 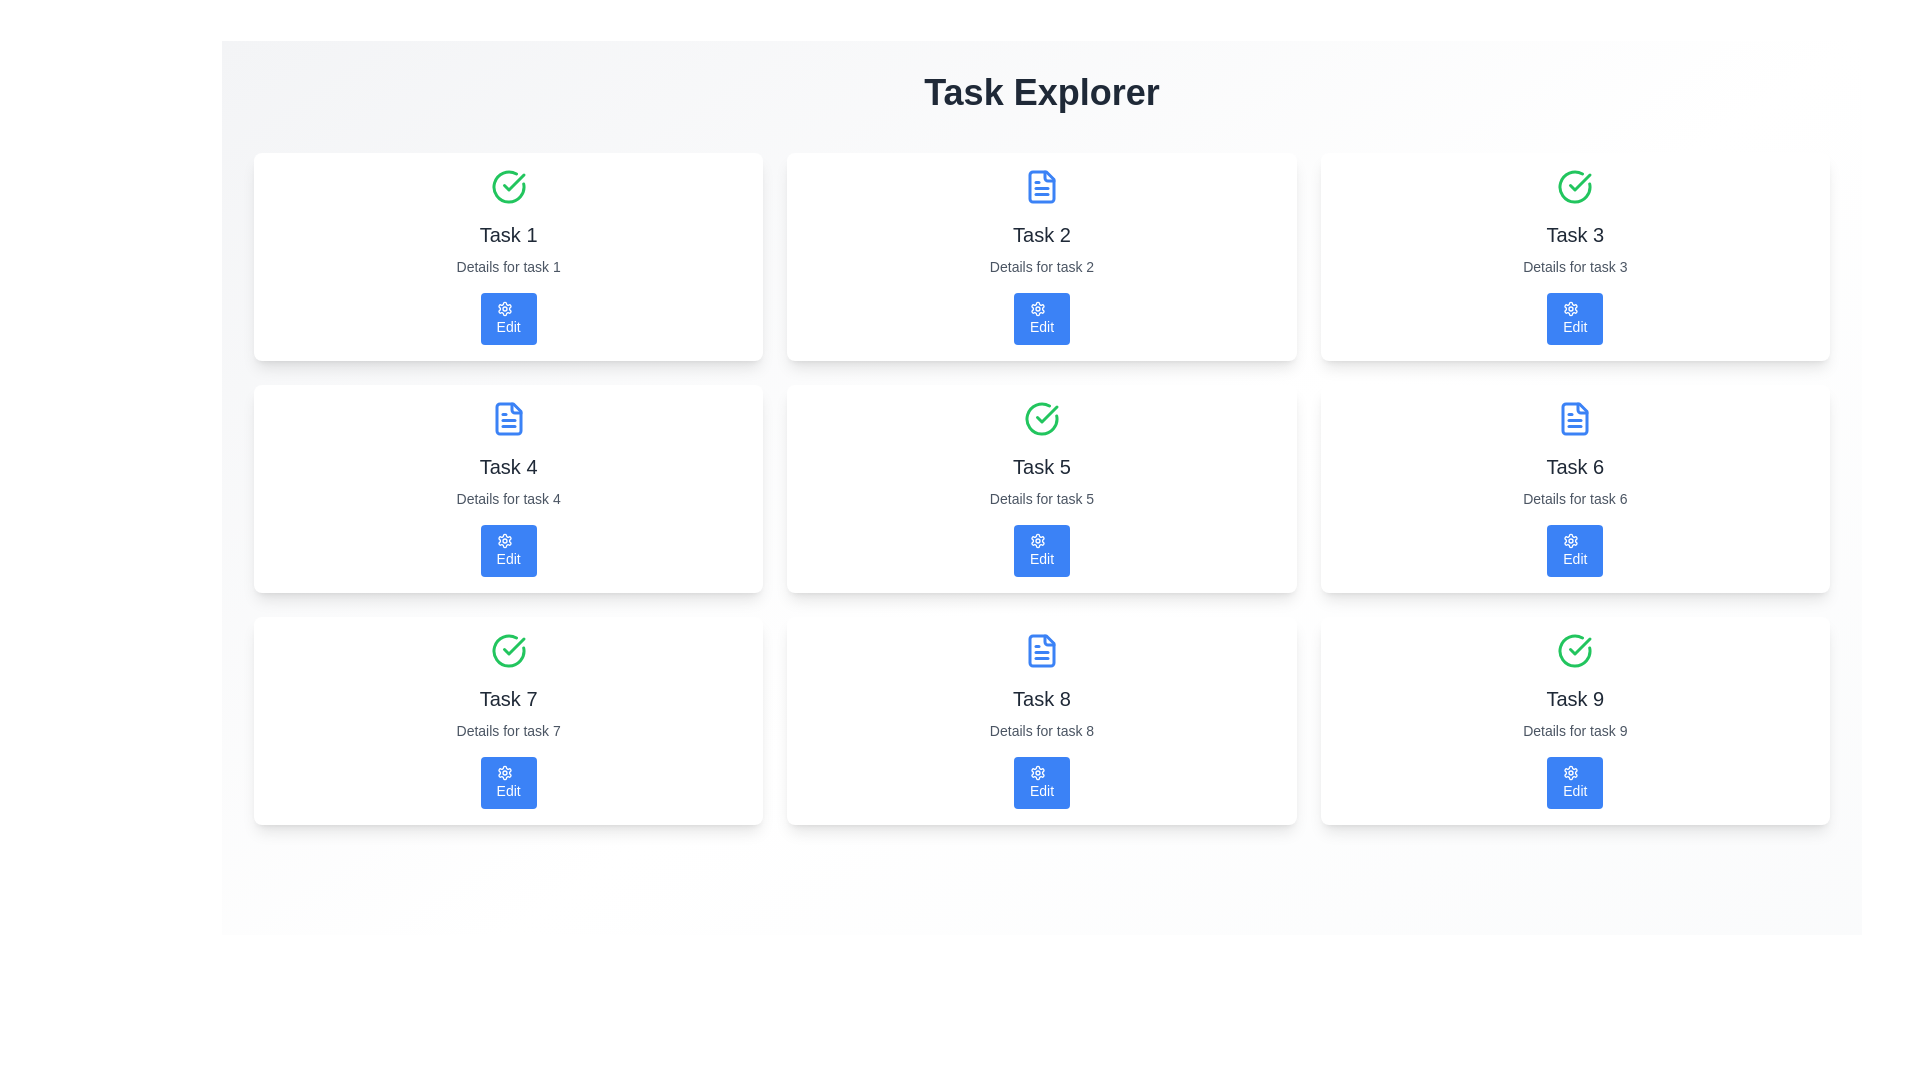 I want to click on the blue circular gear-shaped icon that signifies settings, located inside the 'Edit' button of the eighth task panel, to the left of the button's text, so click(x=1037, y=771).